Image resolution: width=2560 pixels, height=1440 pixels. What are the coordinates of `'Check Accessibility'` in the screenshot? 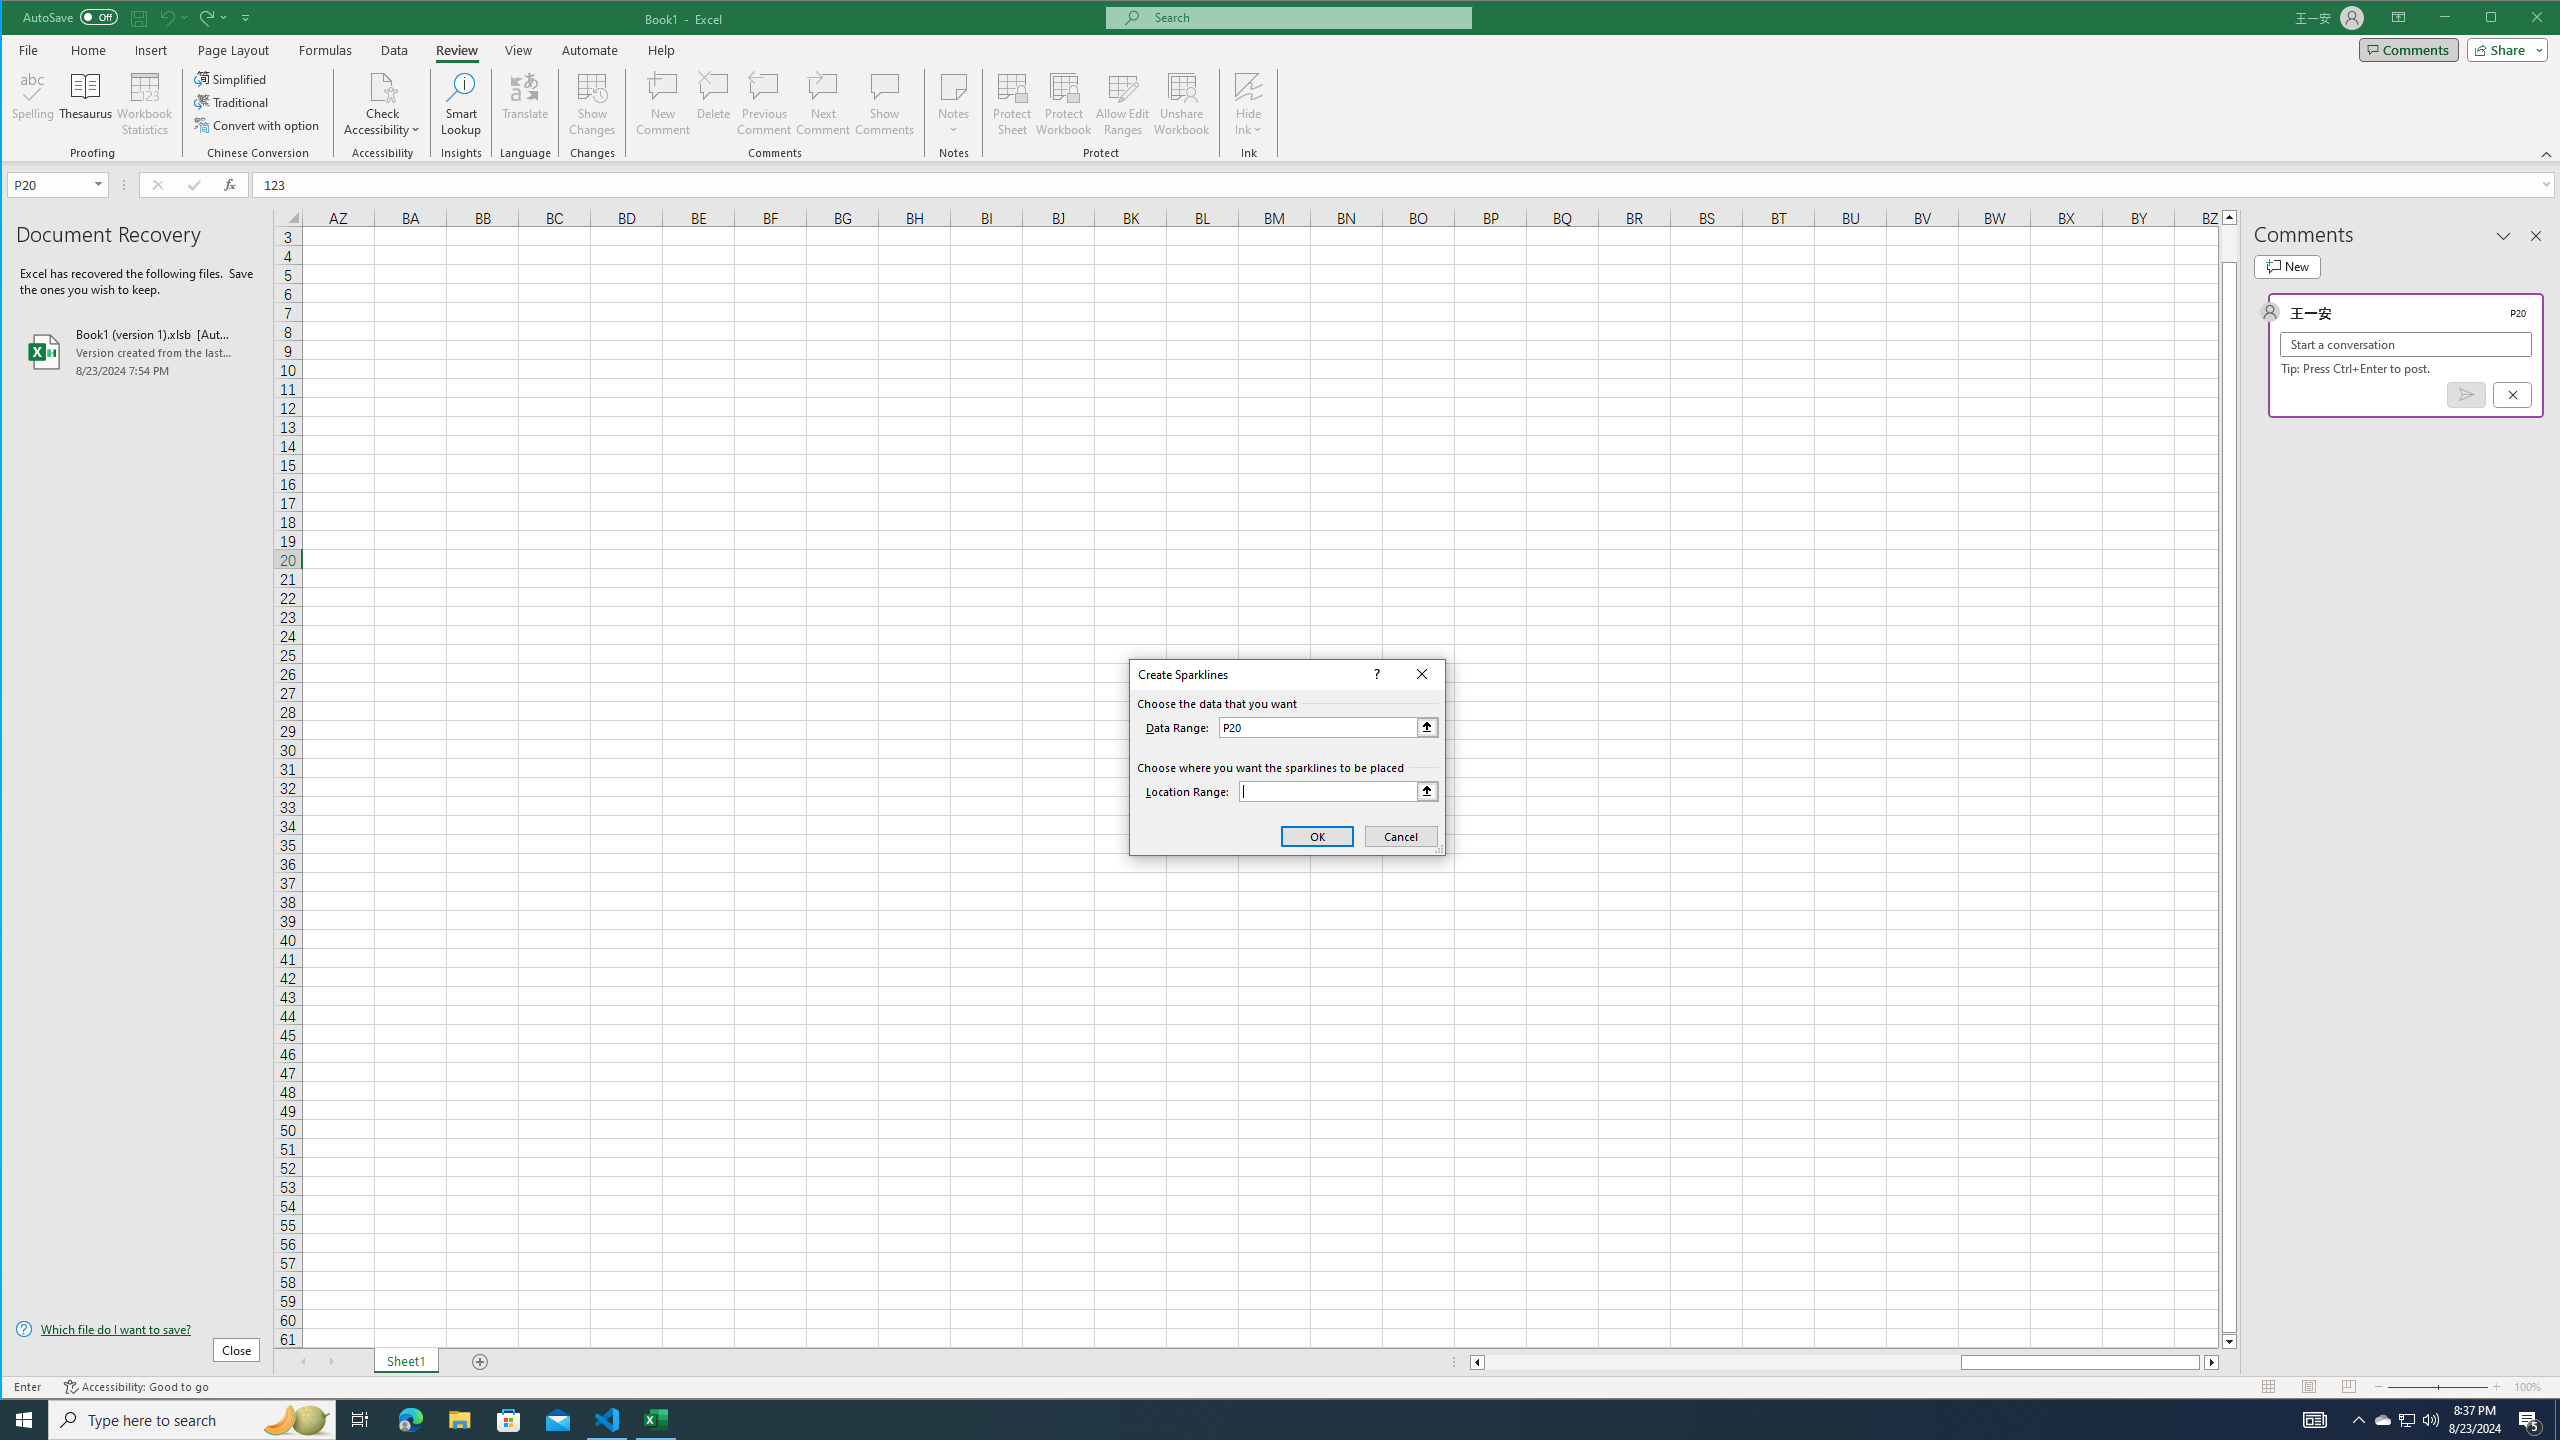 It's located at (382, 103).